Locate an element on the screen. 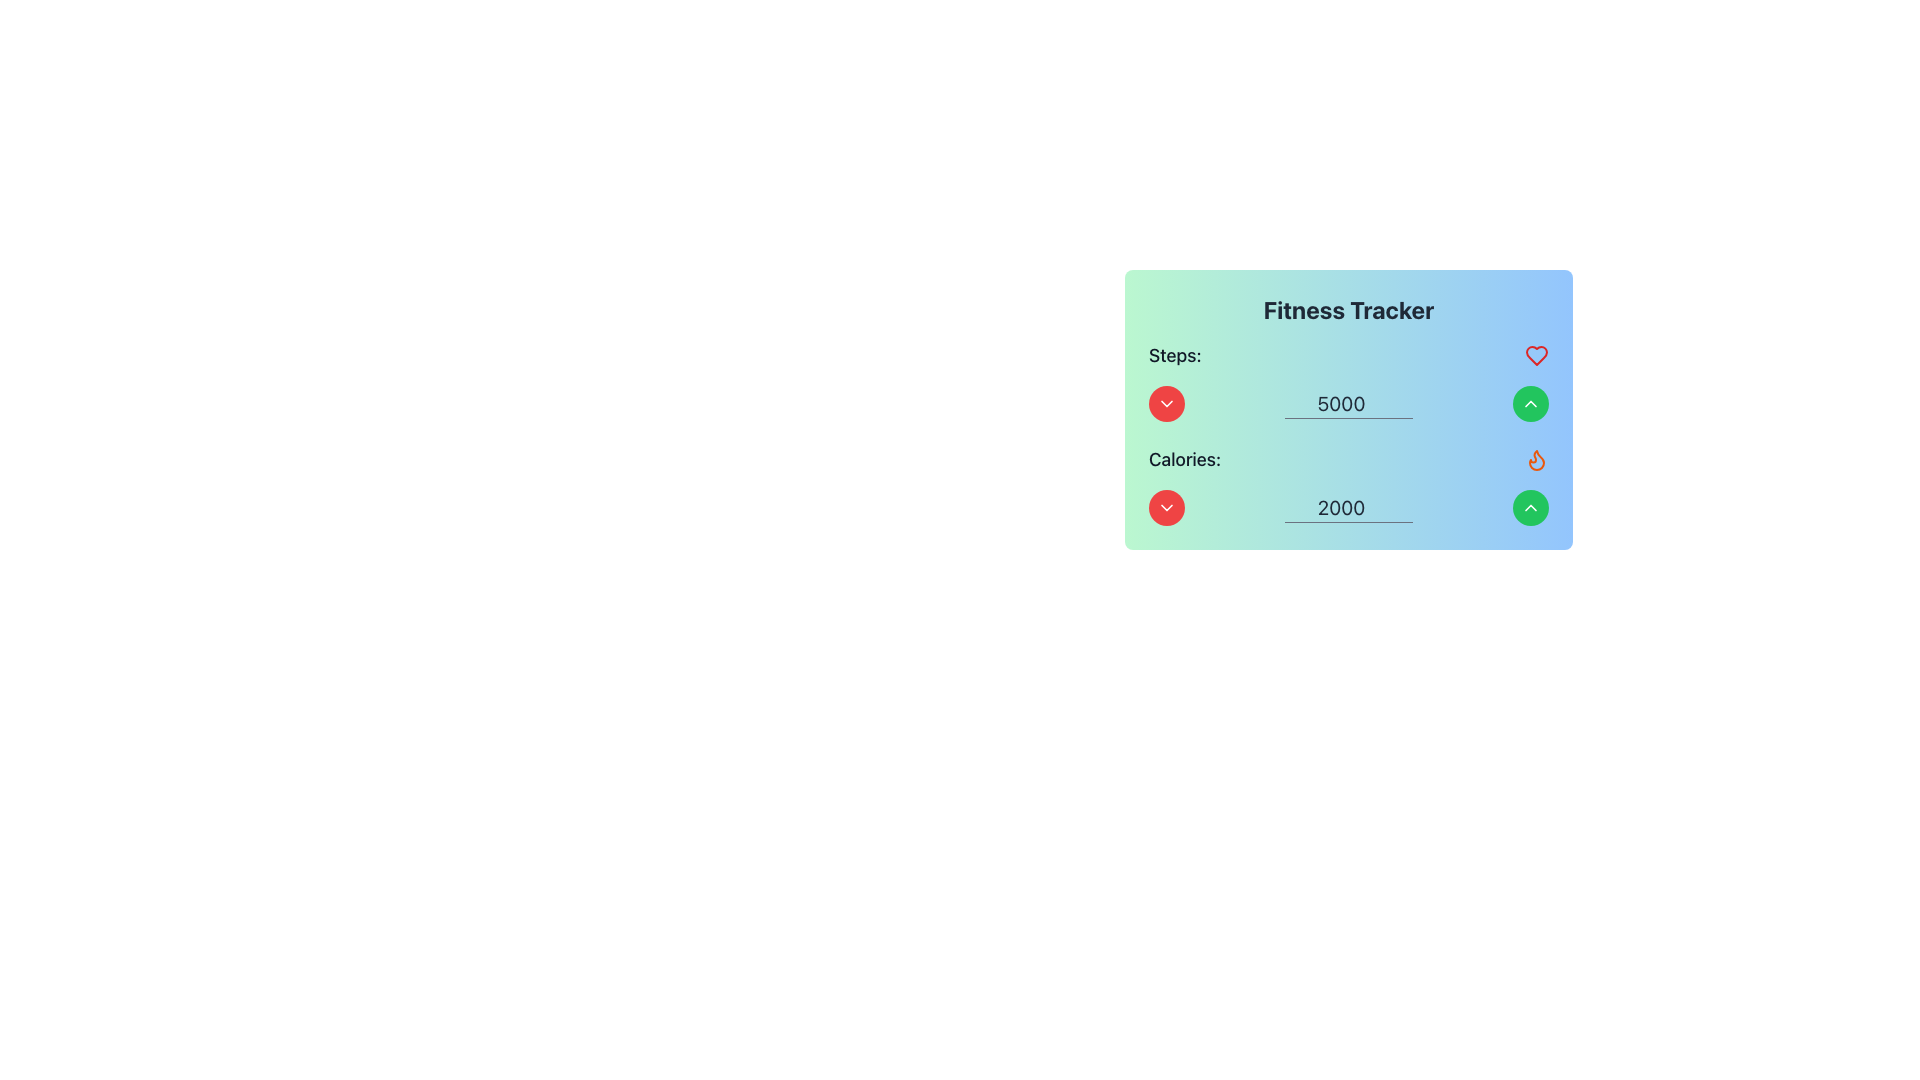  the green round button with a white chevron pointing upwards, located to the right of the numeric input field displaying '5000', to increase the value is located at coordinates (1530, 404).